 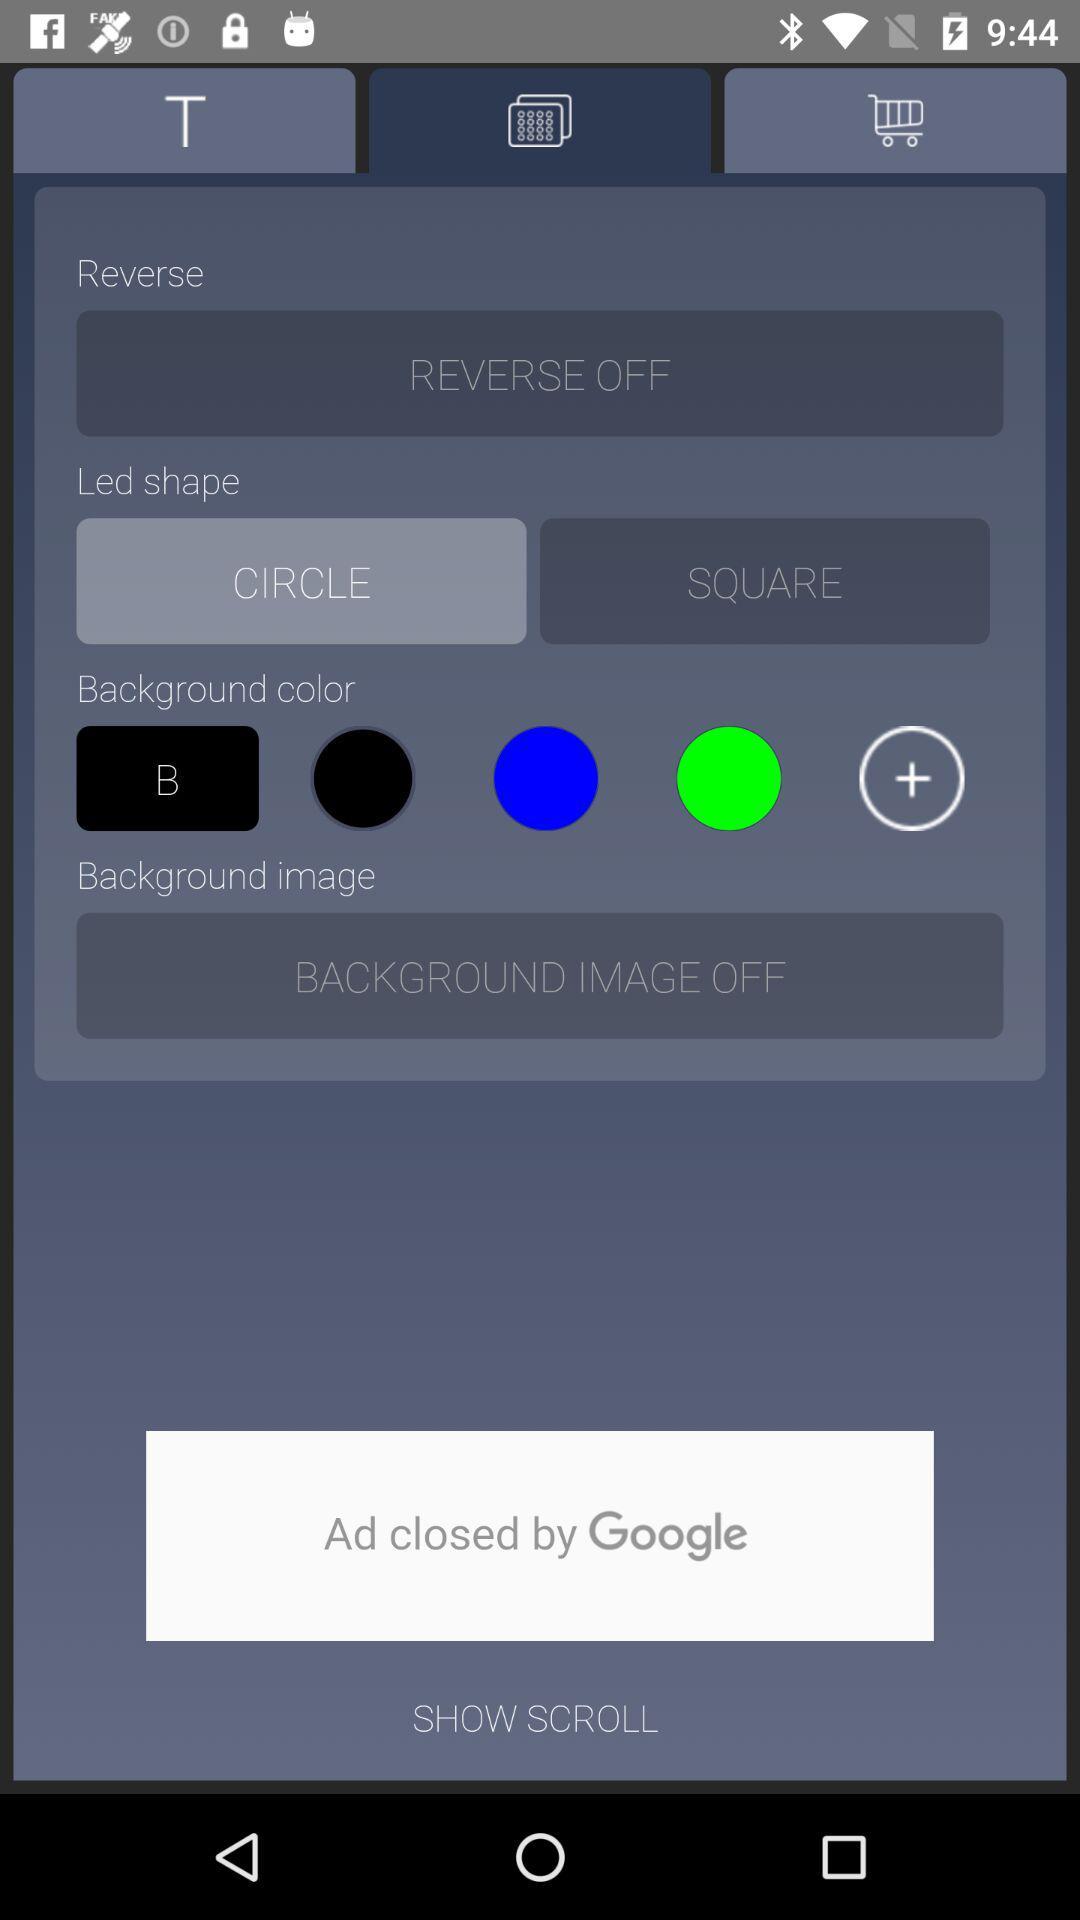 I want to click on led sign, so click(x=540, y=119).